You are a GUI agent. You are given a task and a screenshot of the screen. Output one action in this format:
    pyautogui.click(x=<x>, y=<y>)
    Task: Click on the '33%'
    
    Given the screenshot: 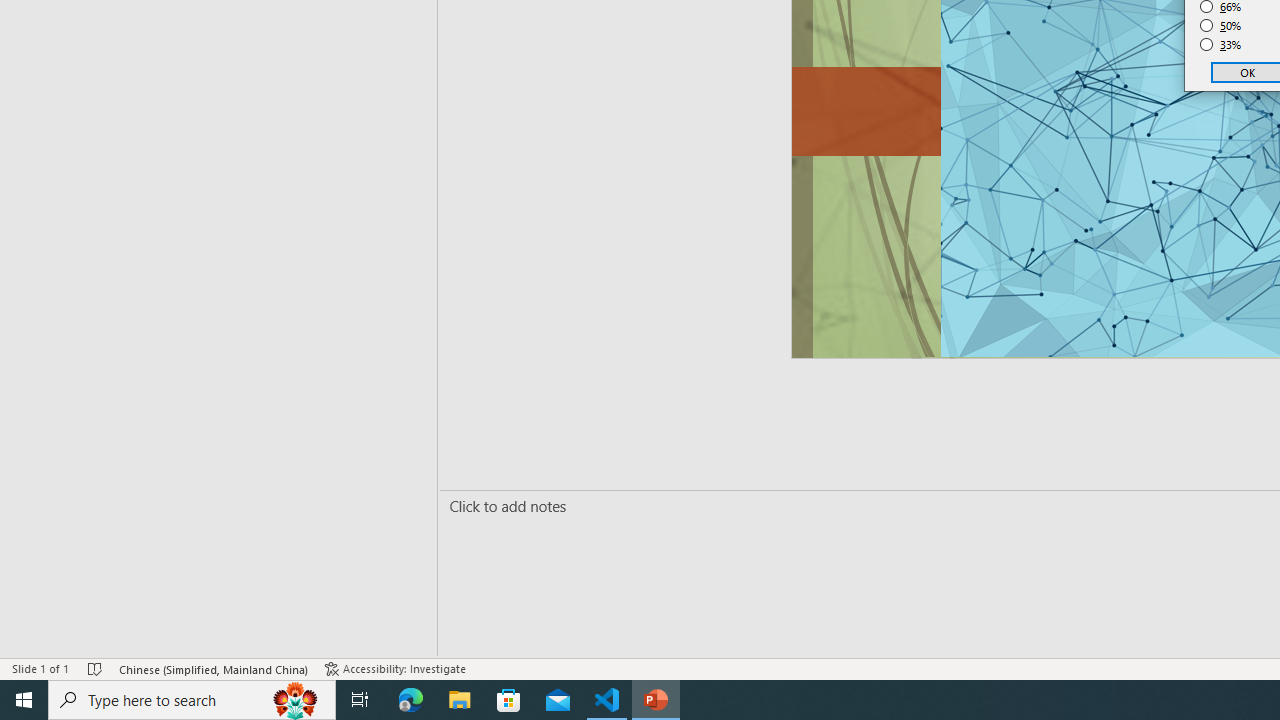 What is the action you would take?
    pyautogui.click(x=1220, y=45)
    